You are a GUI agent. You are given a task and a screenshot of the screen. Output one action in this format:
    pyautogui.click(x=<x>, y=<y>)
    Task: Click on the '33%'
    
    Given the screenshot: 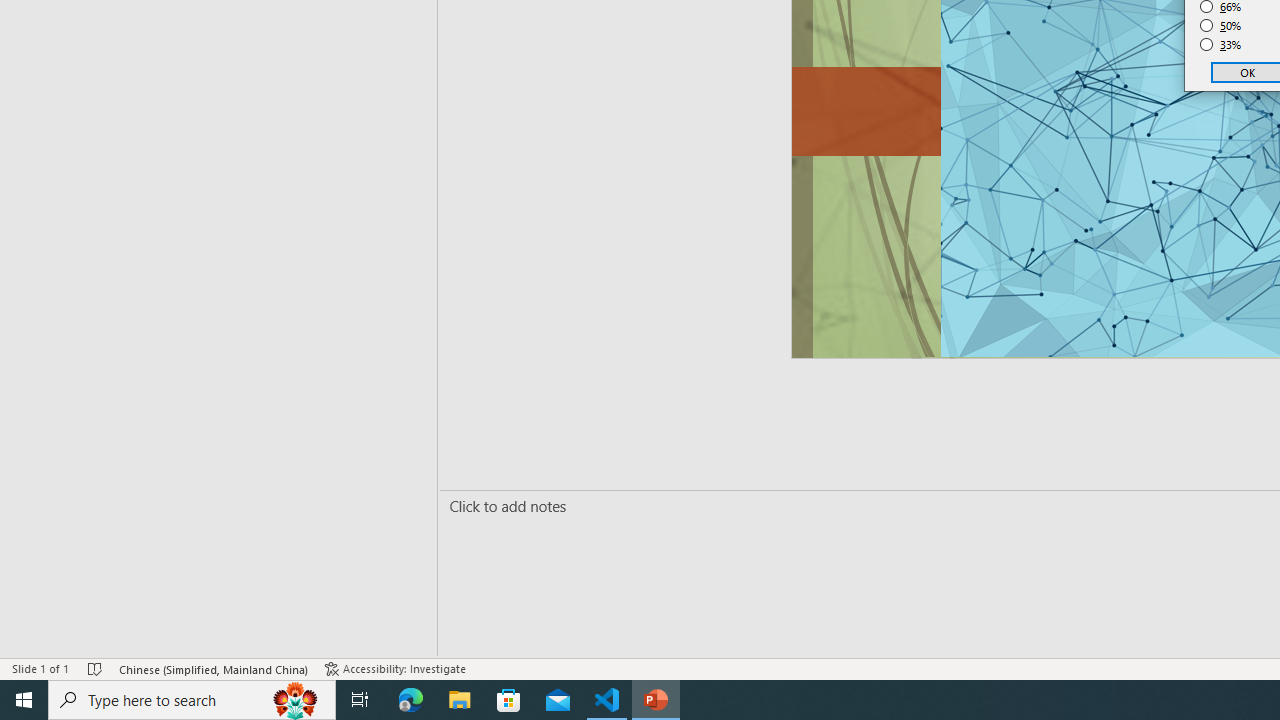 What is the action you would take?
    pyautogui.click(x=1220, y=45)
    